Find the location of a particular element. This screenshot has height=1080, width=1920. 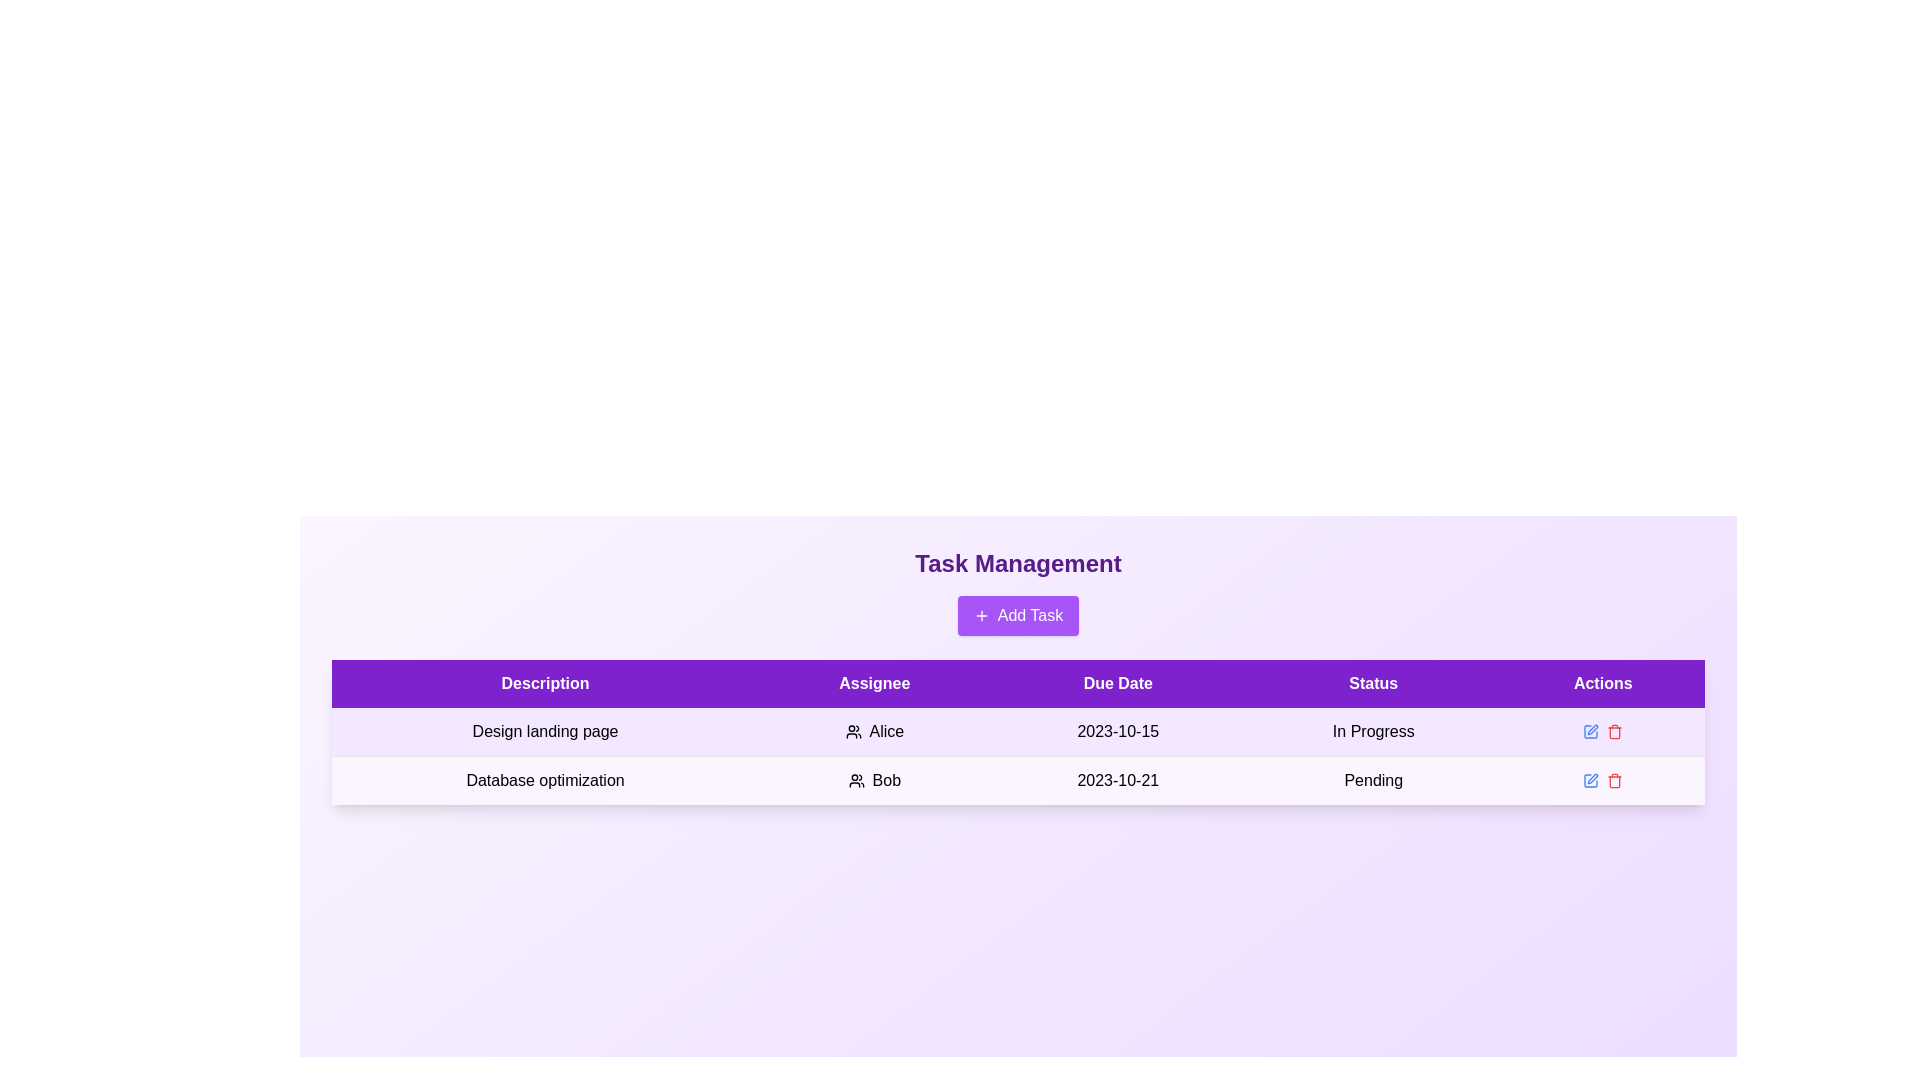

the small pen icon button in the Actions column of the second row of the table is located at coordinates (1592, 729).